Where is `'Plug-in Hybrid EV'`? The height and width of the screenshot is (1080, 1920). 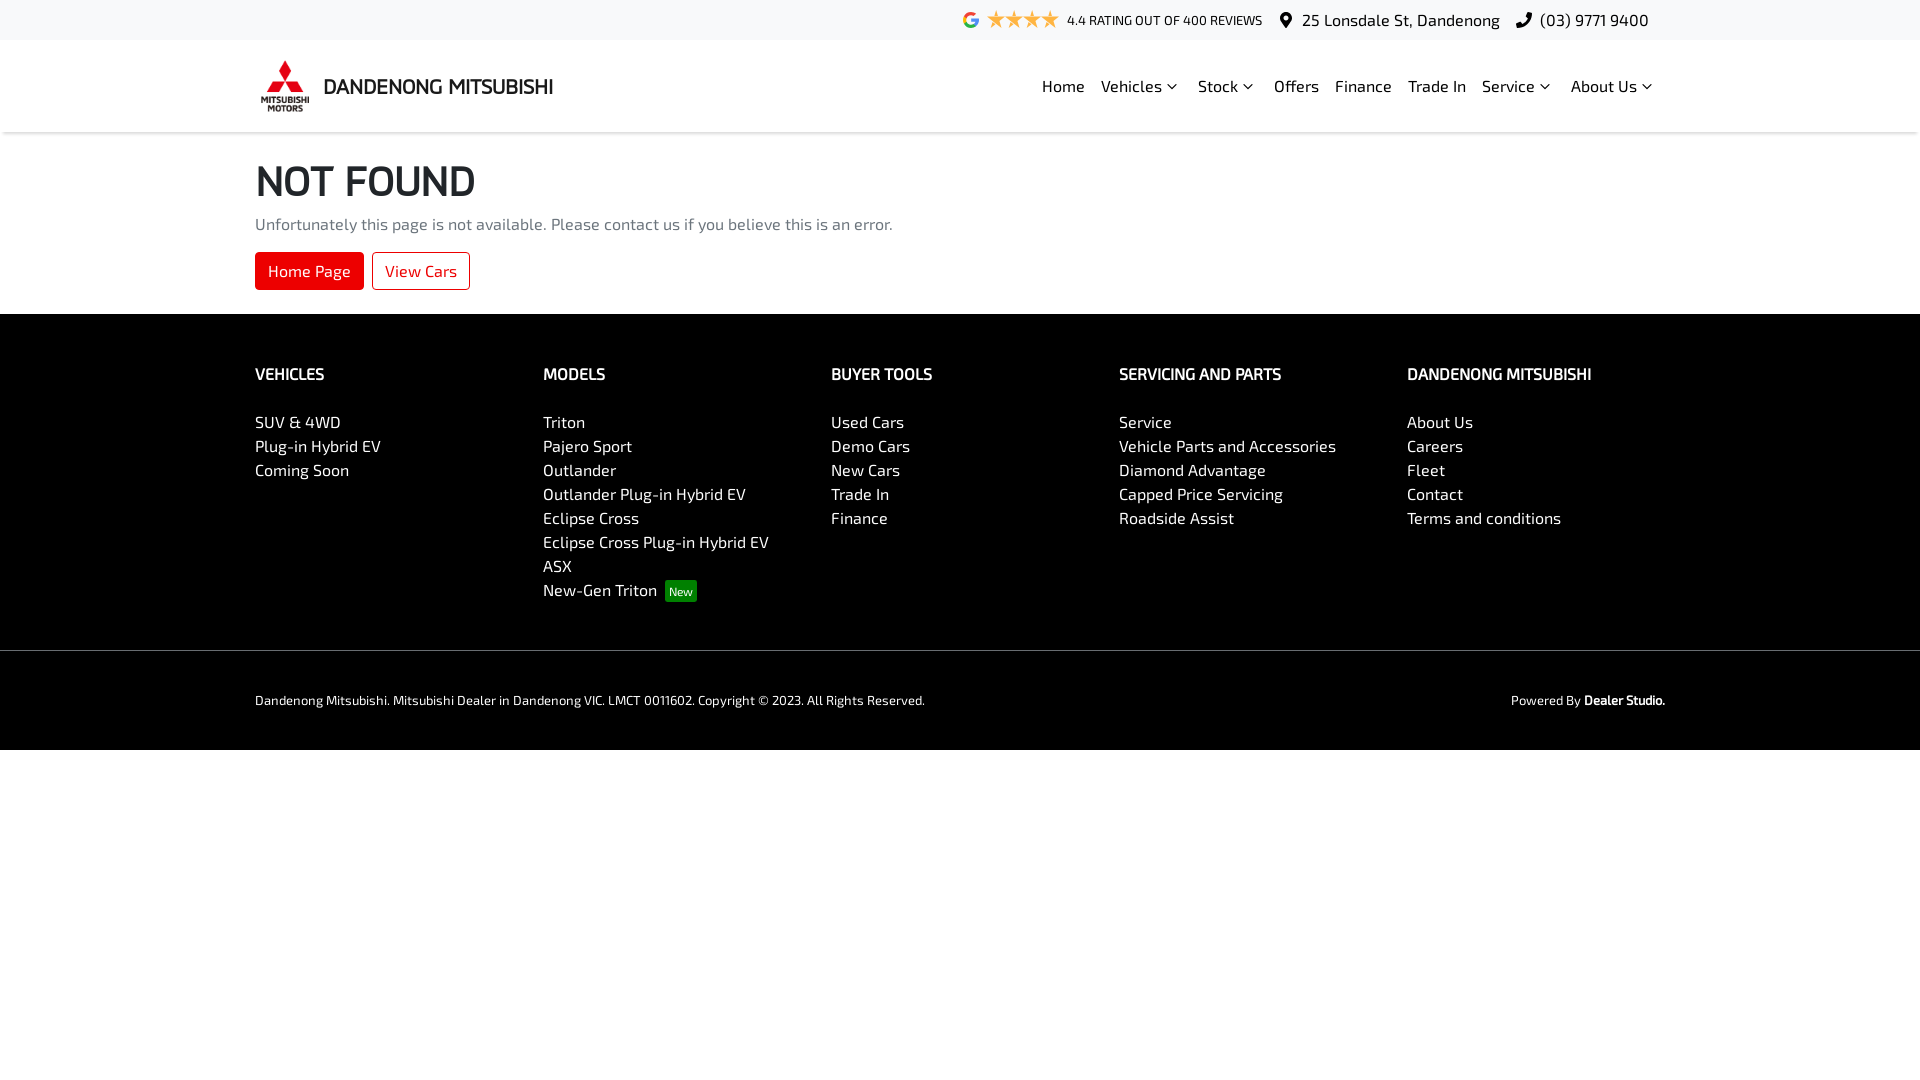
'Plug-in Hybrid EV' is located at coordinates (316, 444).